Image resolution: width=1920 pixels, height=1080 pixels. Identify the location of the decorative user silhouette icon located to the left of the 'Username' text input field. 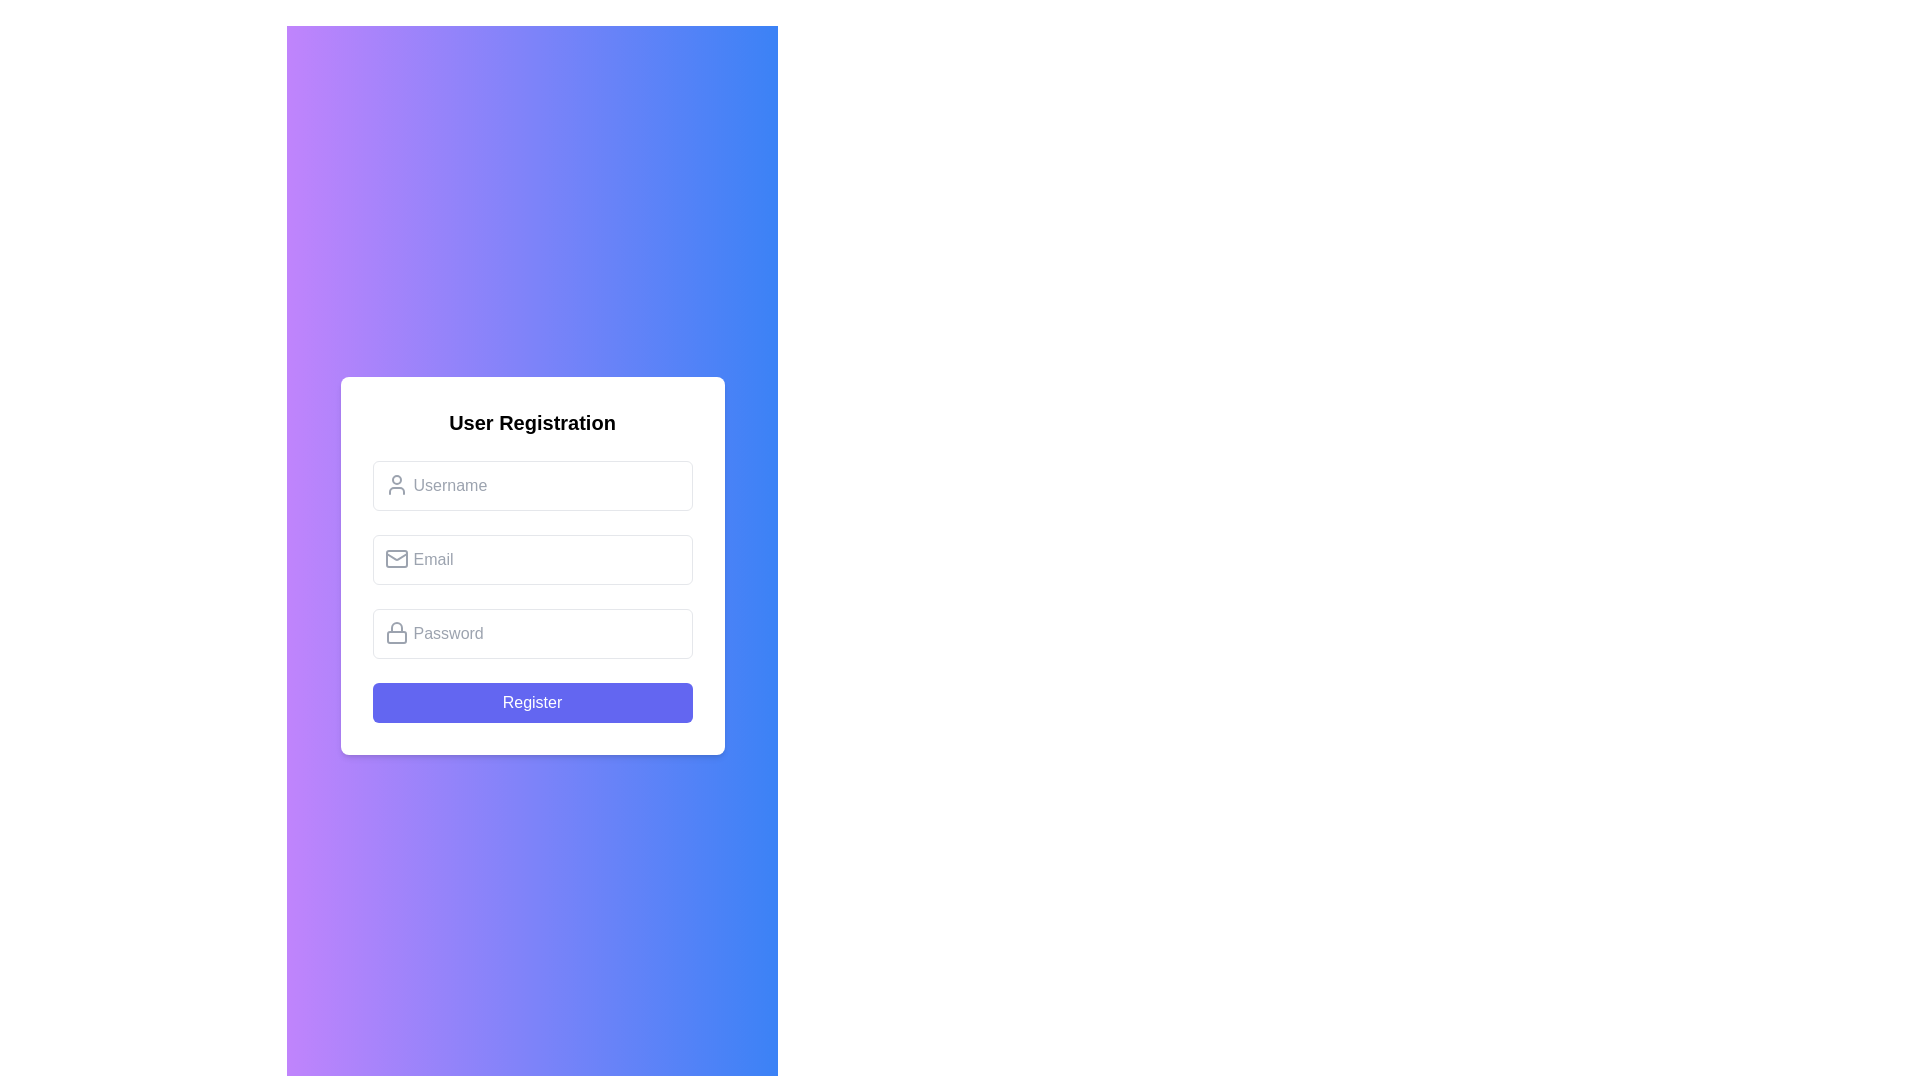
(396, 485).